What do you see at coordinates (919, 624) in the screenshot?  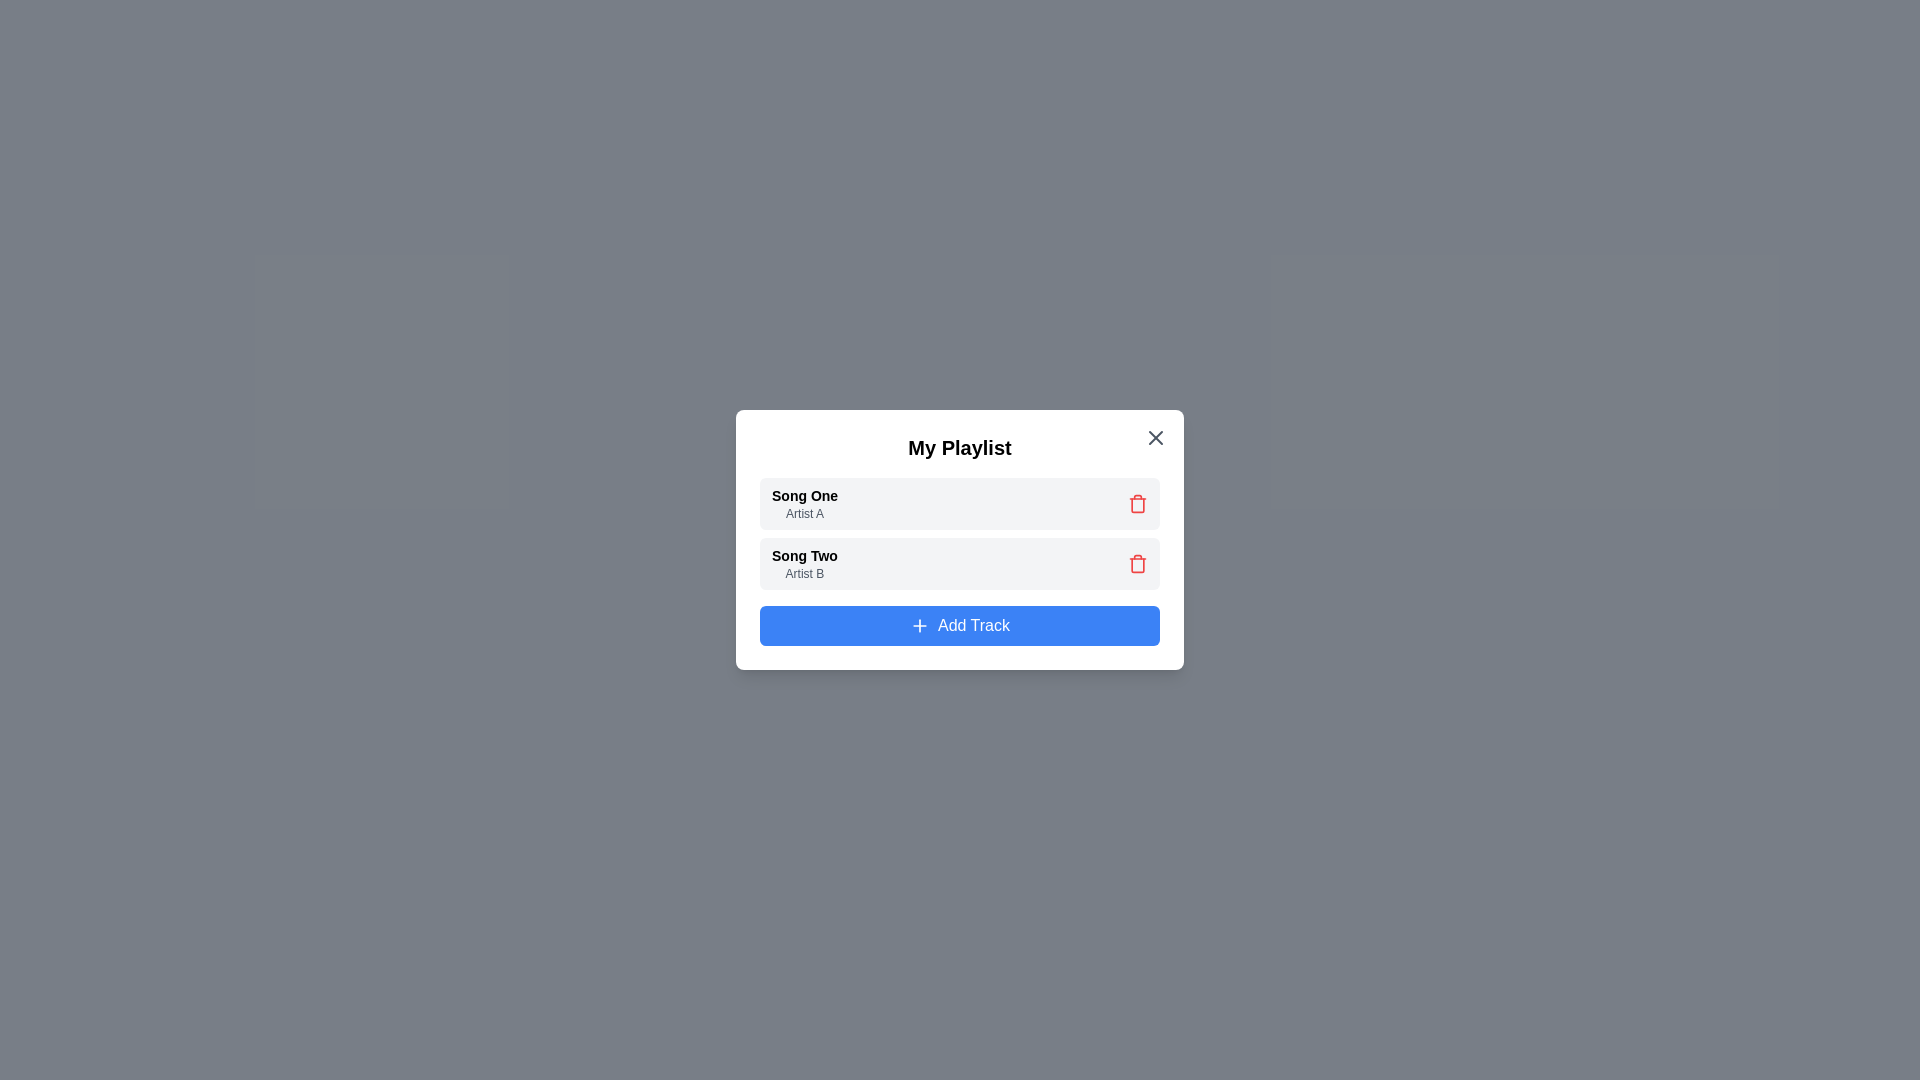 I see `the small plus ('+') icon located within the 'Add Track' button, which is positioned toward the bottom-center of the modal dialog box` at bounding box center [919, 624].